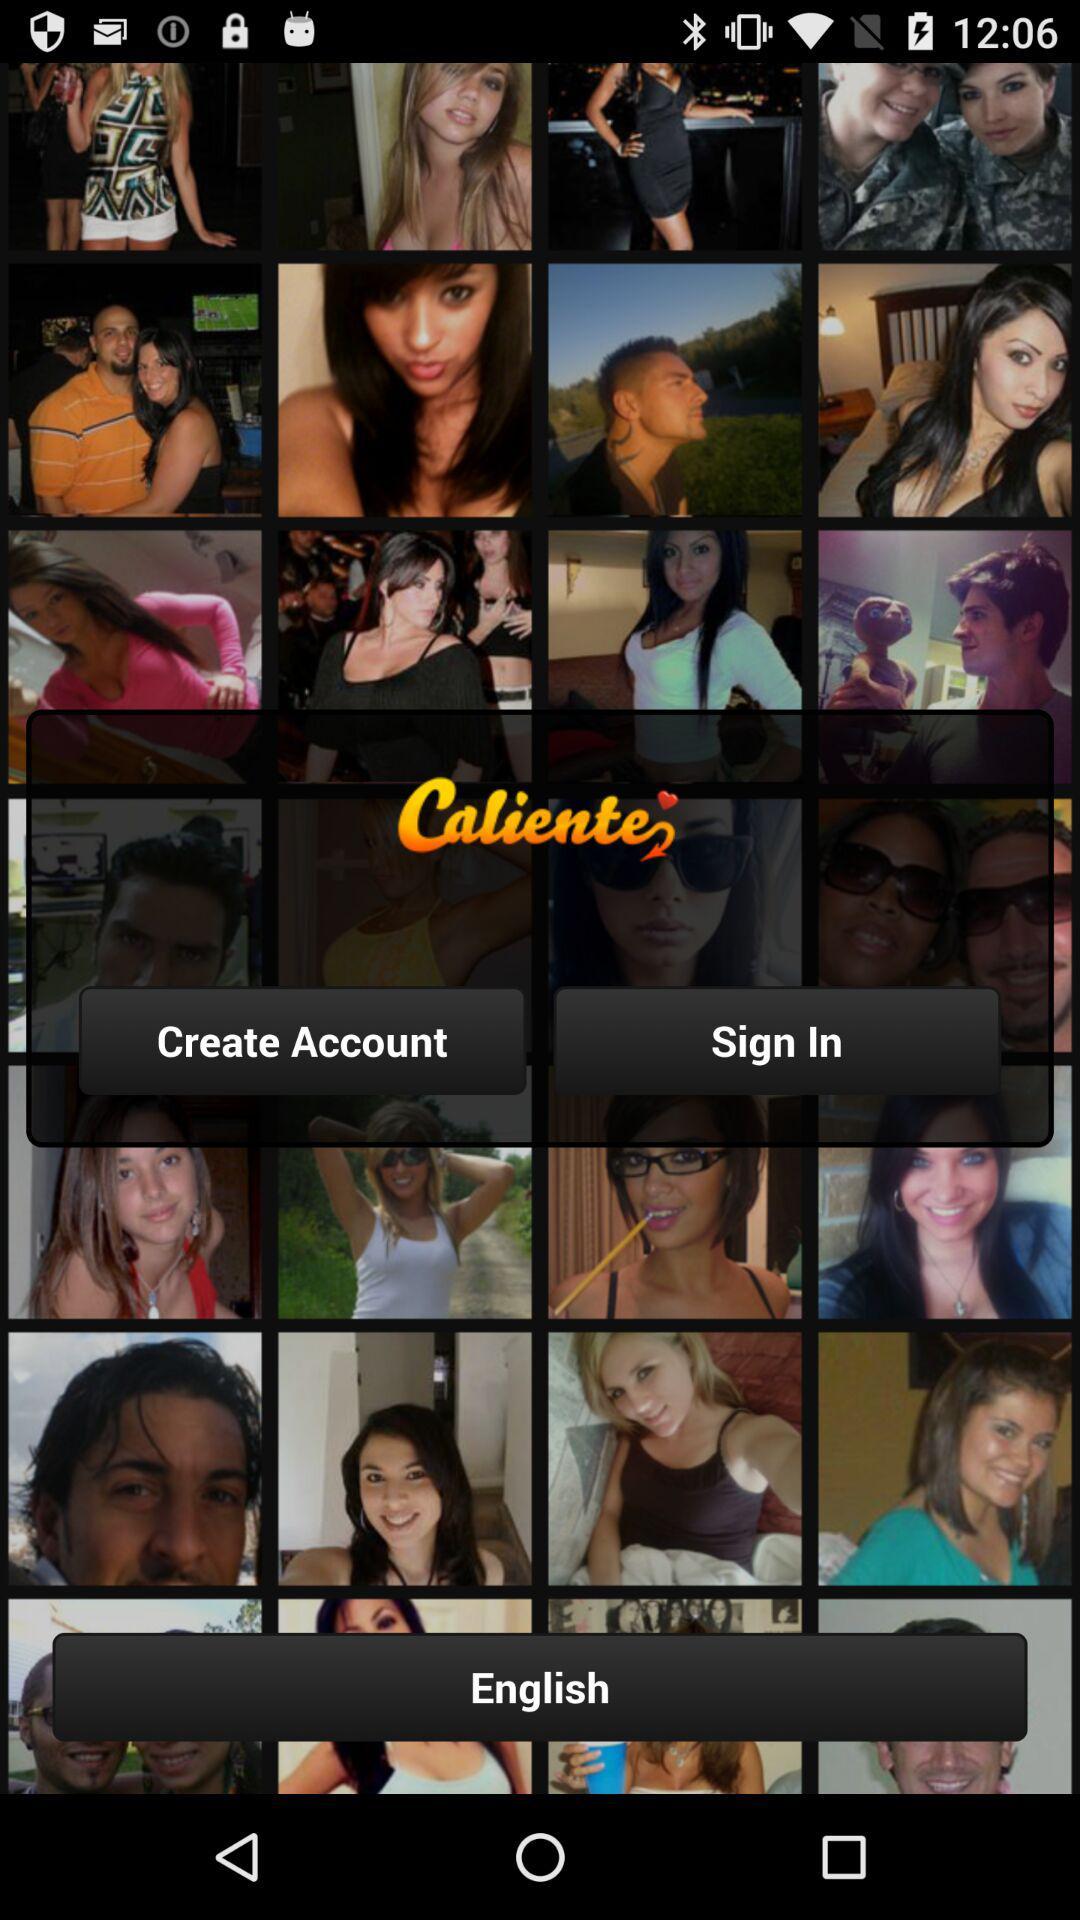 The image size is (1080, 1920). I want to click on english icon, so click(540, 1686).